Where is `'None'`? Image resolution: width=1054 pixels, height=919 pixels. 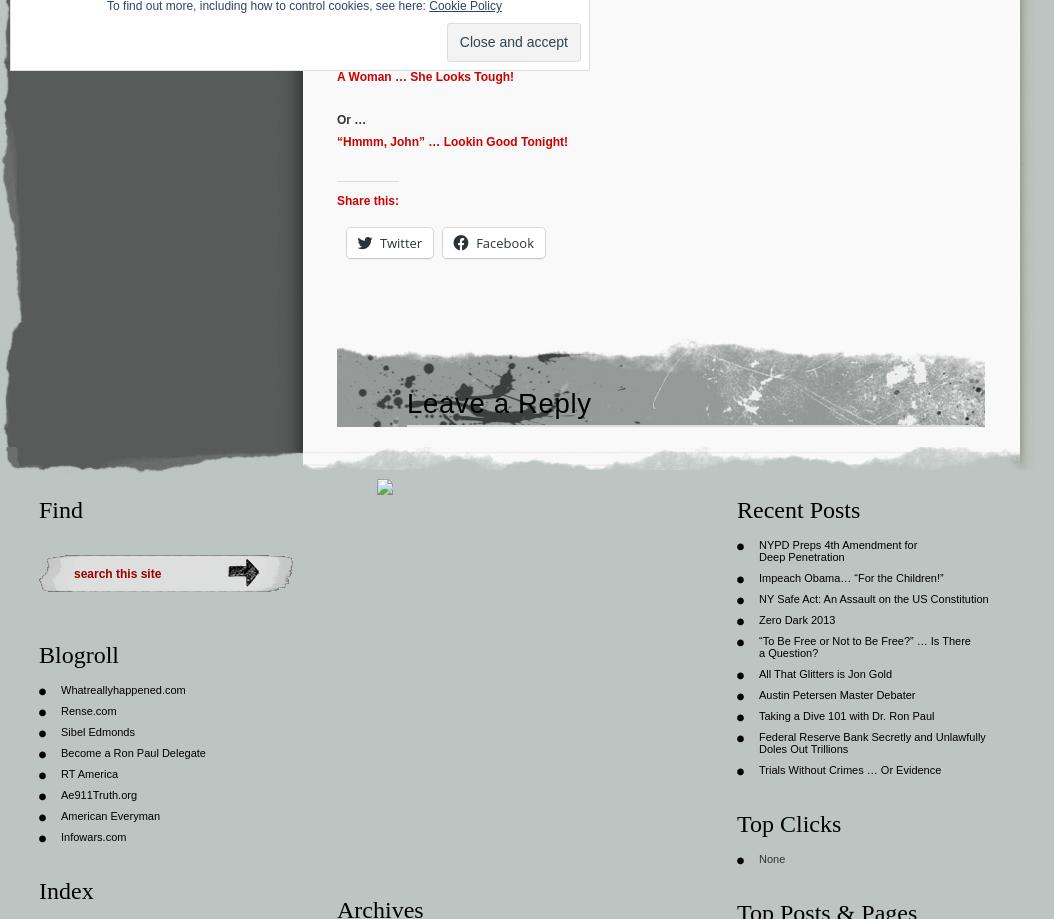
'None' is located at coordinates (771, 856).